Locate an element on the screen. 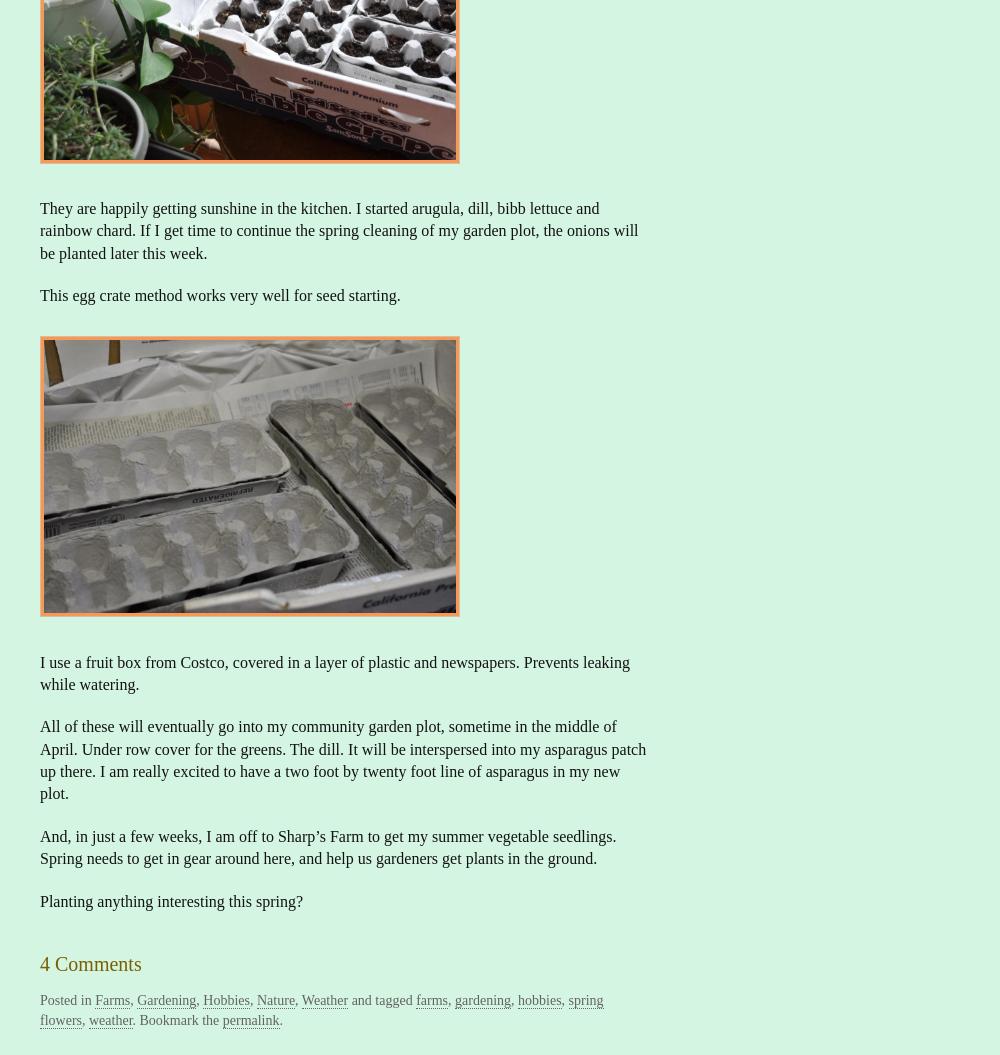 This screenshot has height=1055, width=1000. 'And, in just a few weeks, I am off to Sharp’s Farm to get my summer vegetable seedlings. Spring needs to get in gear around here, and help us gardeners get plants in the ground.' is located at coordinates (327, 846).